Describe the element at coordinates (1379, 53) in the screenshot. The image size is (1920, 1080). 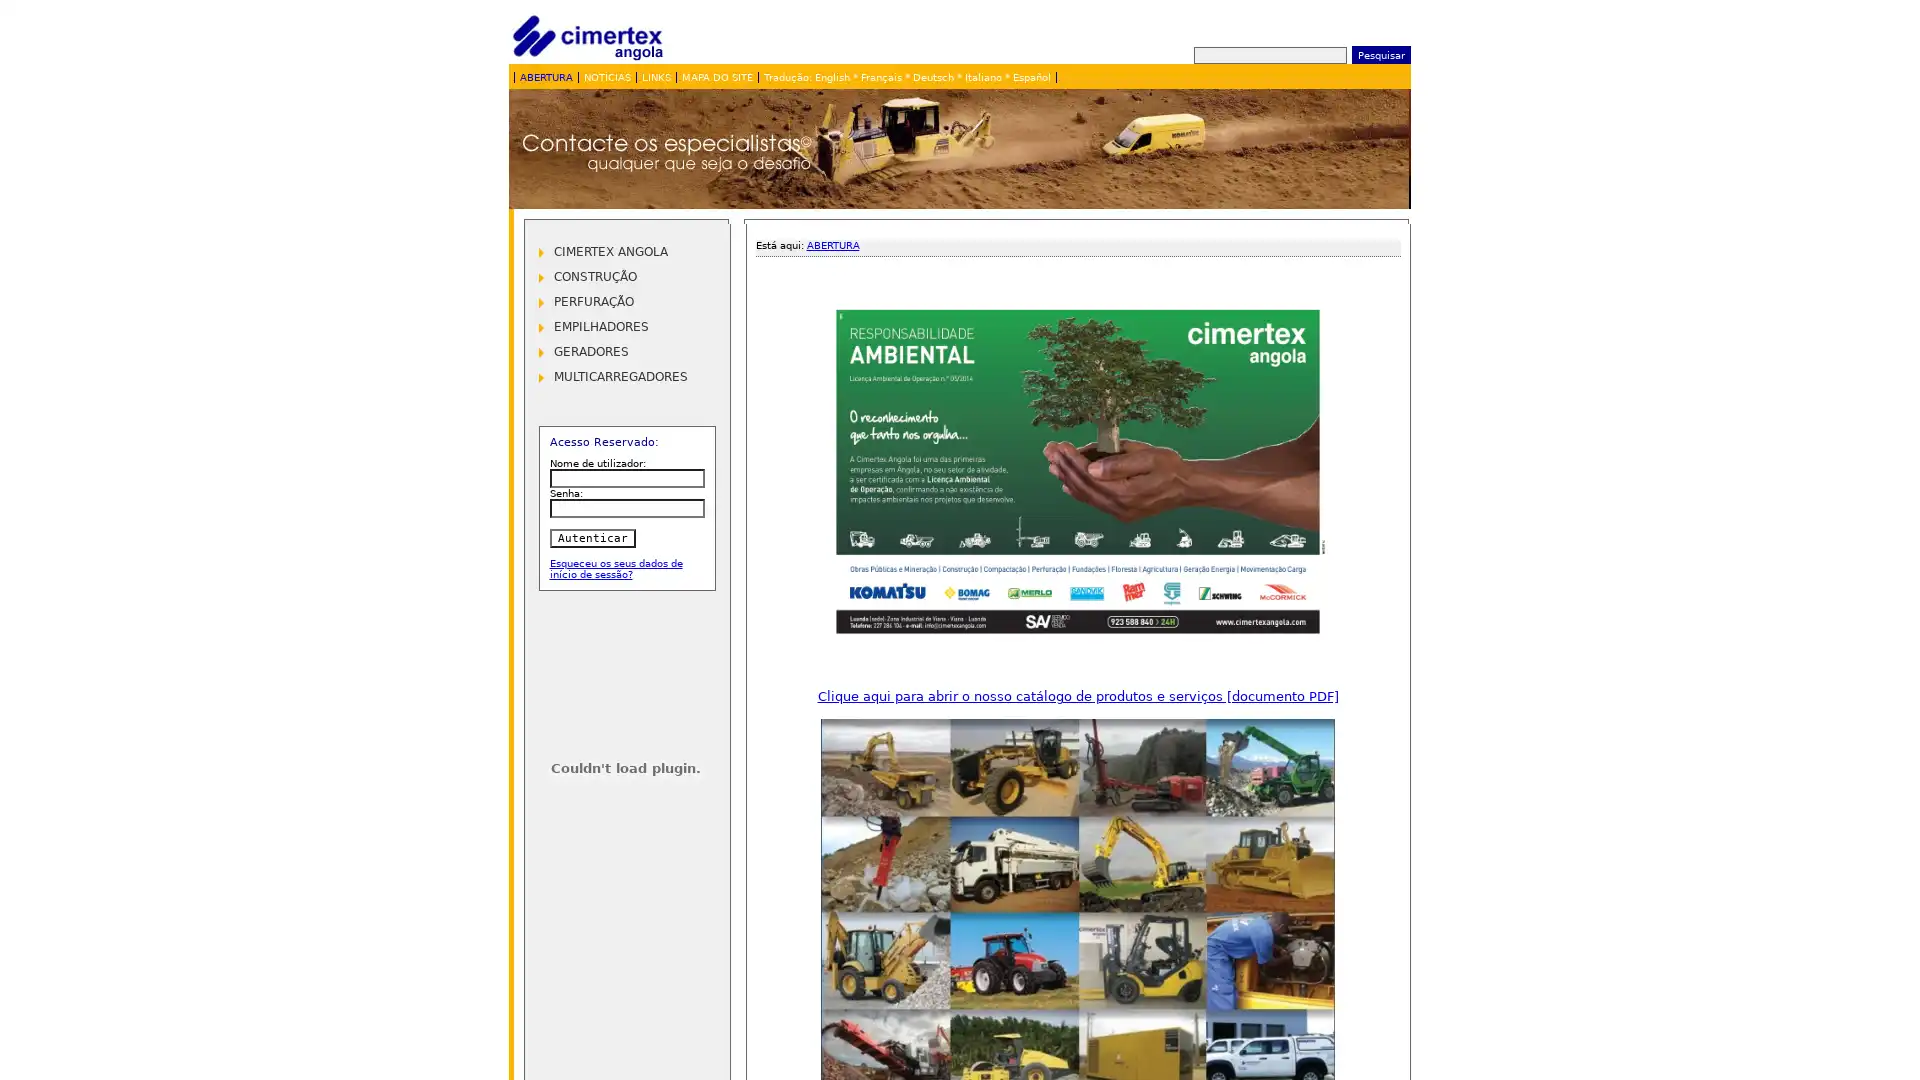
I see `Pesquisar` at that location.